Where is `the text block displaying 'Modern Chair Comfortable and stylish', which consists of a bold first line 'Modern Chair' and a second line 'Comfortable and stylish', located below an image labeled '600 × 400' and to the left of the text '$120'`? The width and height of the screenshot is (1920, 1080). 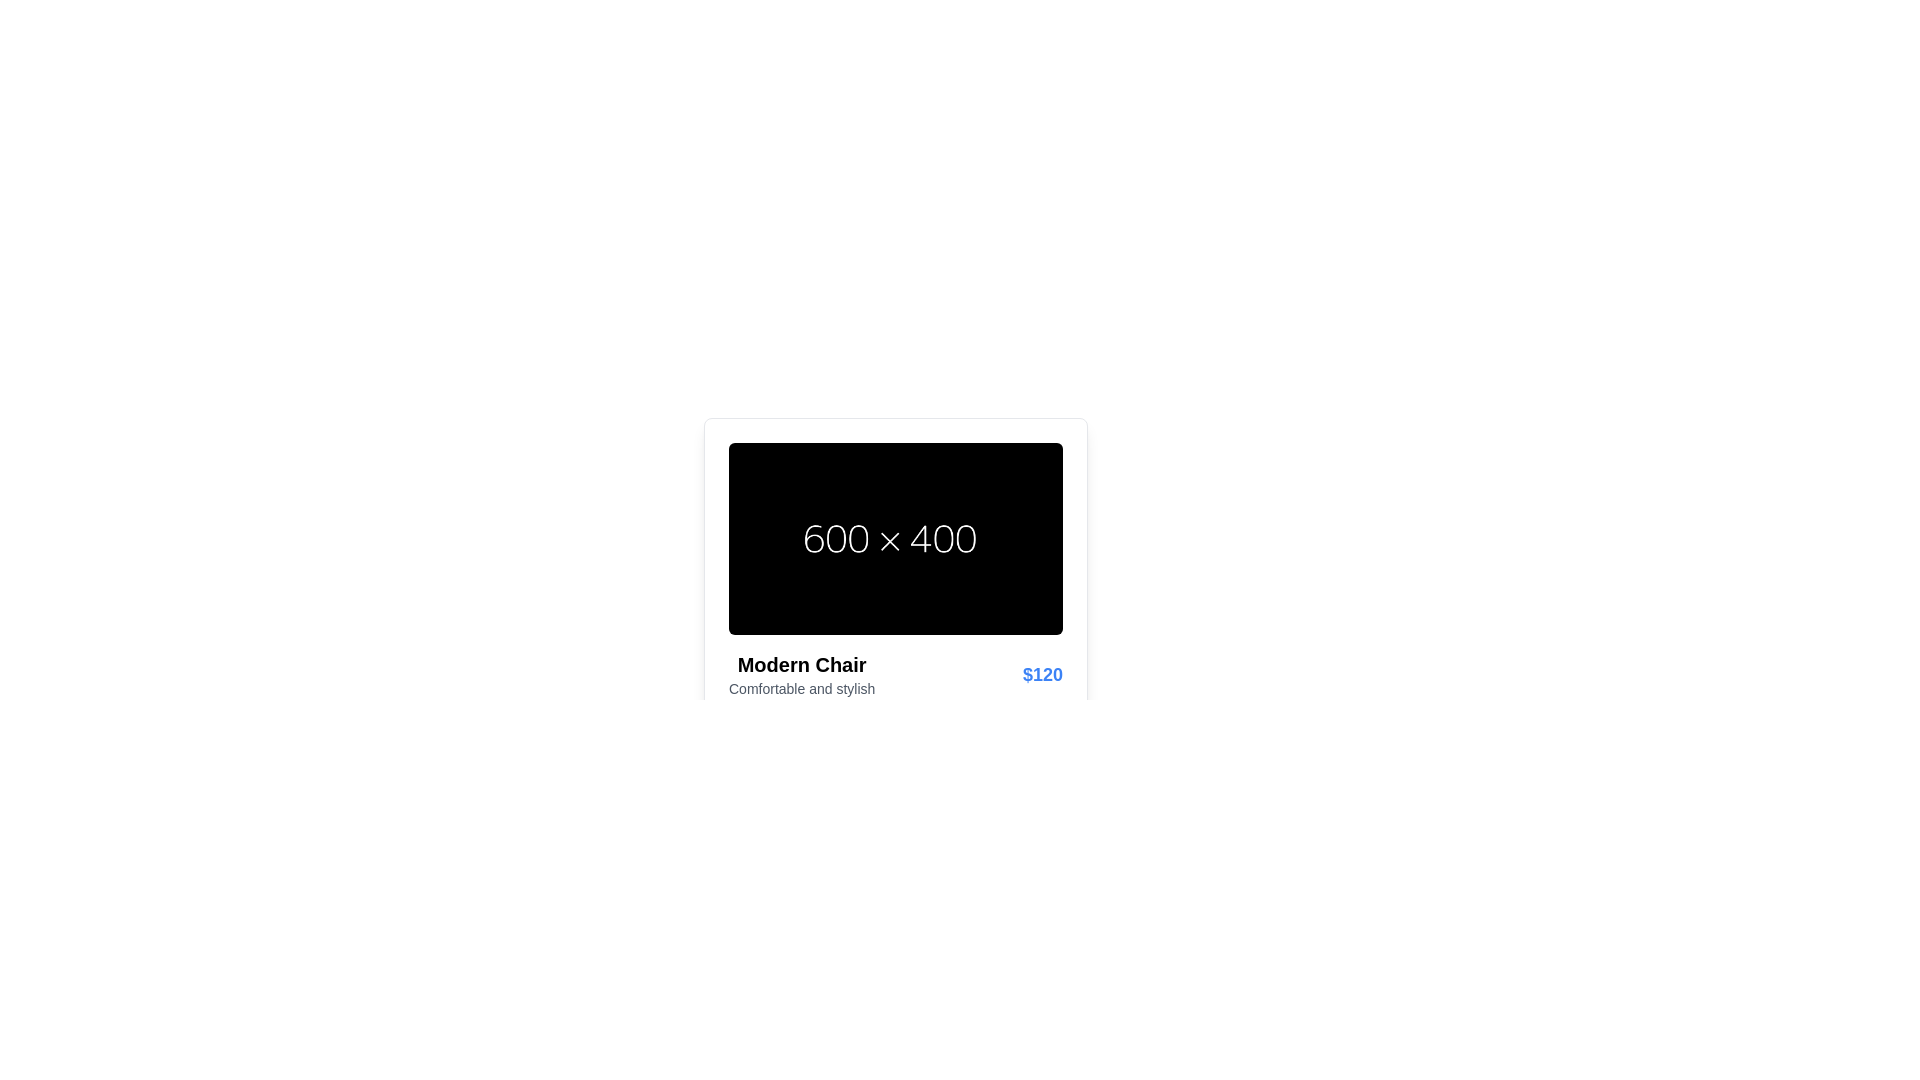
the text block displaying 'Modern Chair Comfortable and stylish', which consists of a bold first line 'Modern Chair' and a second line 'Comfortable and stylish', located below an image labeled '600 × 400' and to the left of the text '$120' is located at coordinates (802, 675).